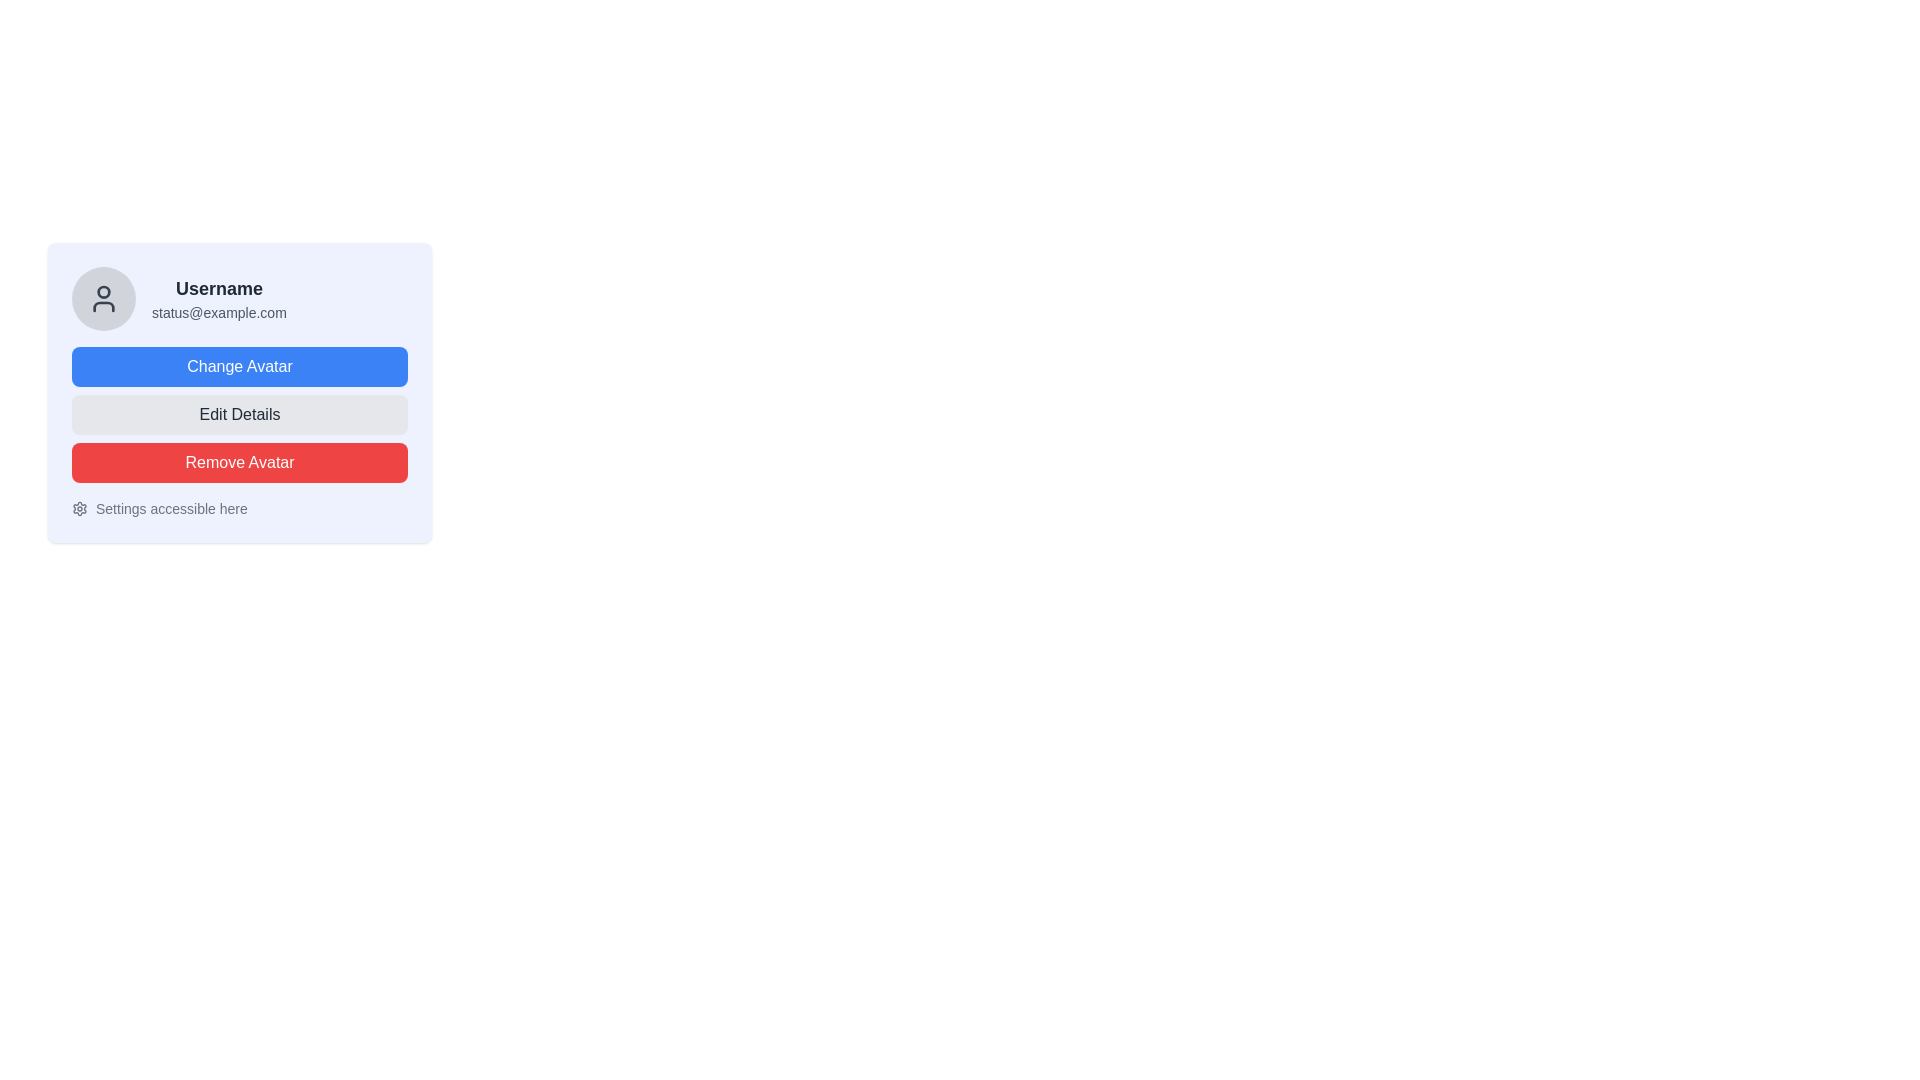 The width and height of the screenshot is (1920, 1080). I want to click on the bottom button in the user profile section, so click(240, 462).